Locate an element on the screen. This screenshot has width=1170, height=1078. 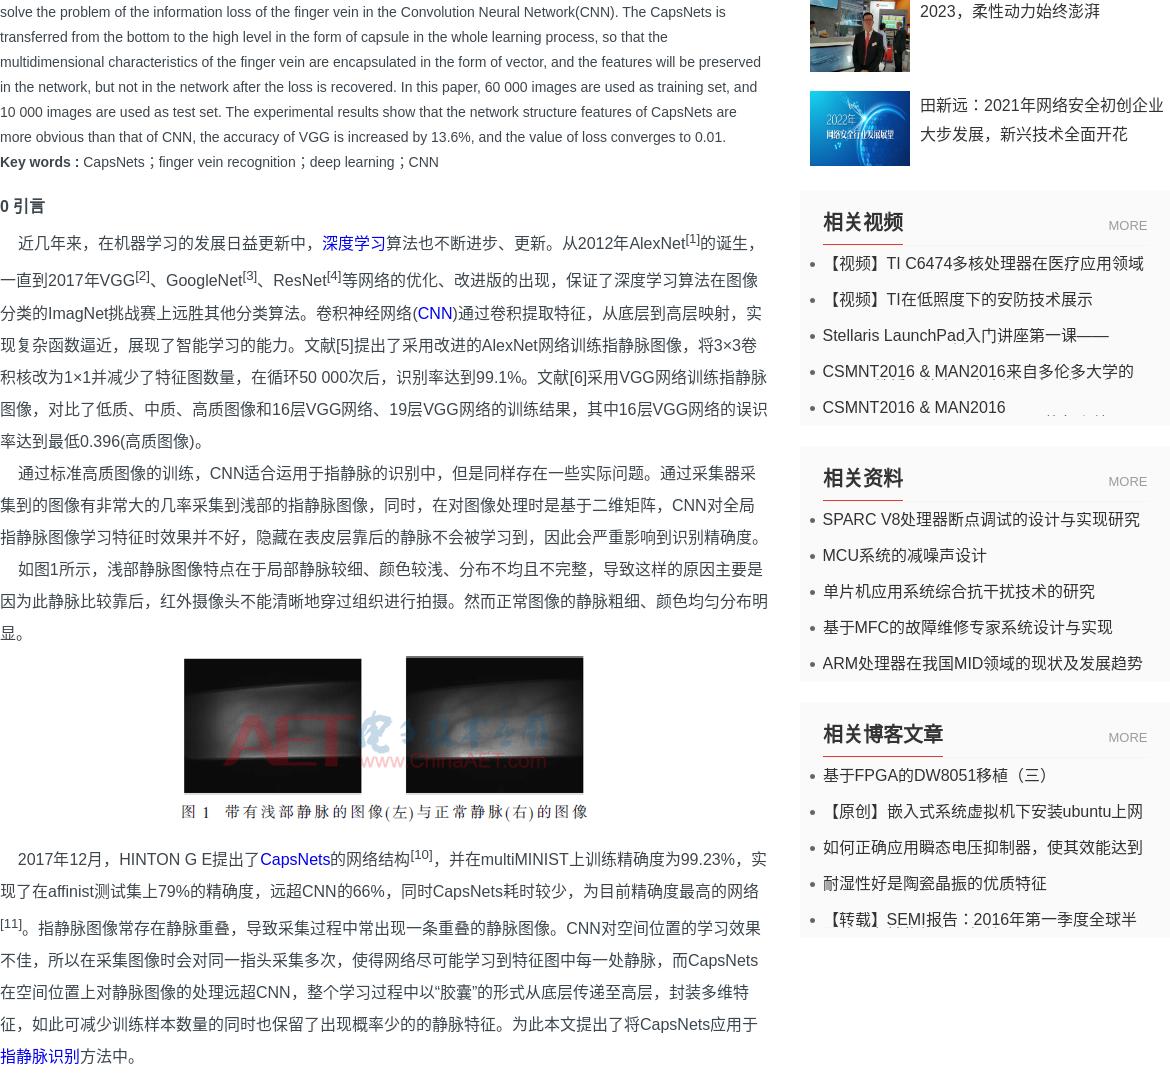
'【视频】TI在低照度下的安防技术展示' is located at coordinates (955, 299).